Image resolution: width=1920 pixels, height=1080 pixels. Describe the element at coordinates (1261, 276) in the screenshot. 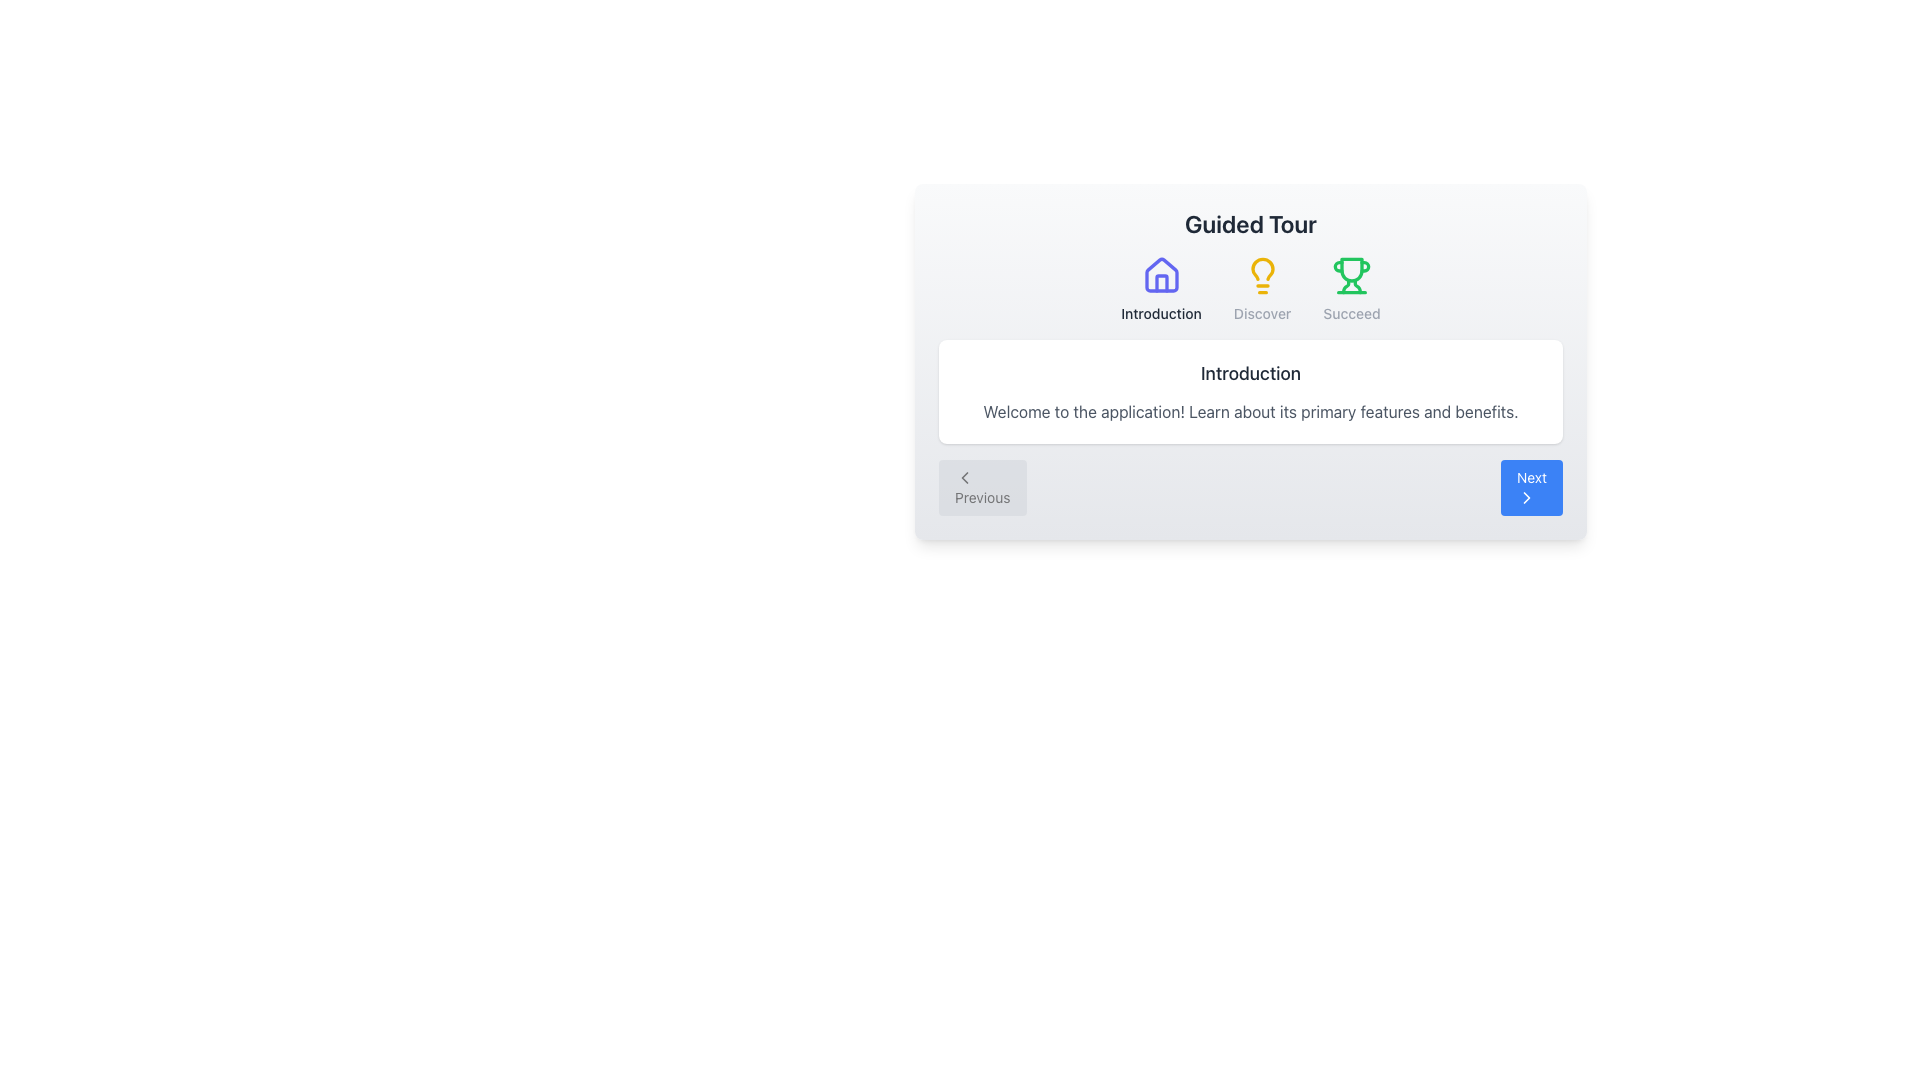

I see `the yellow lightbulb-shaped icon located above the 'Discover' label in the guided tour interface` at that location.